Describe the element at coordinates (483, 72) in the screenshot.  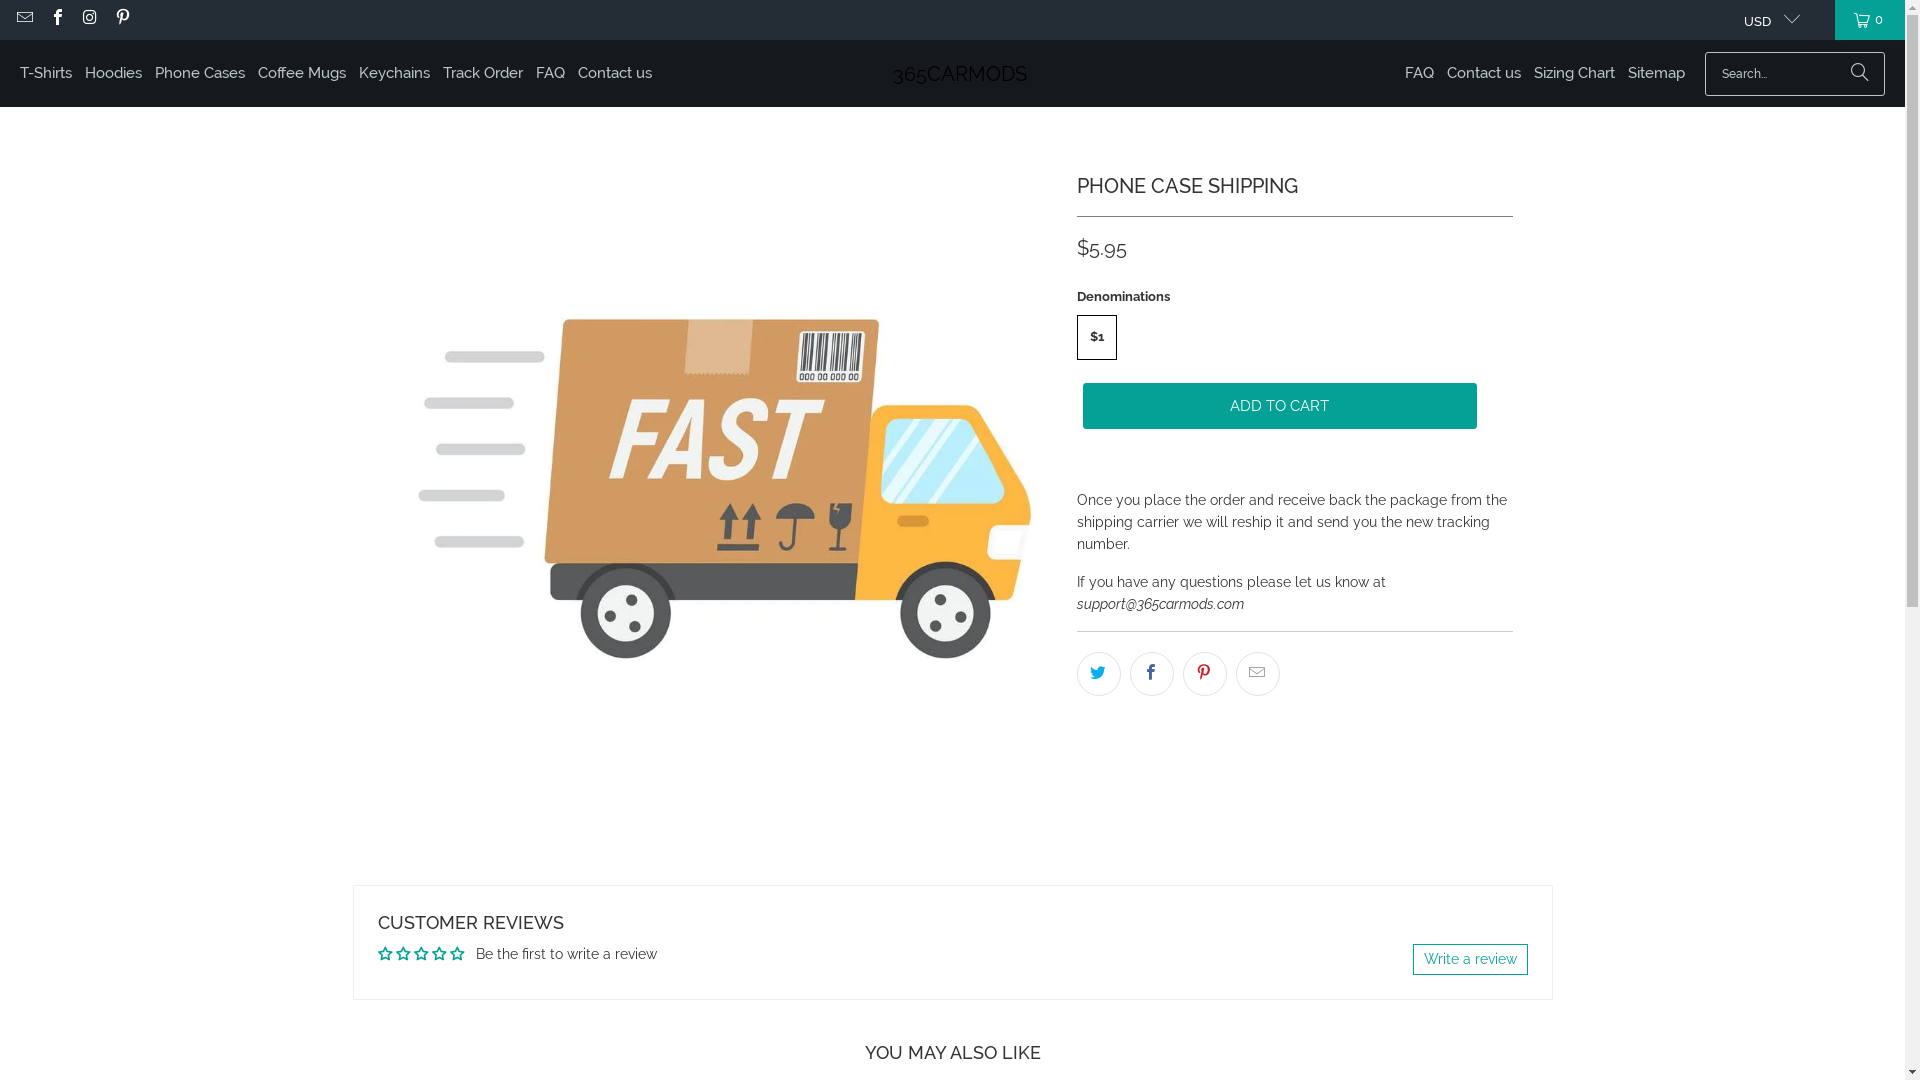
I see `'Track Order'` at that location.